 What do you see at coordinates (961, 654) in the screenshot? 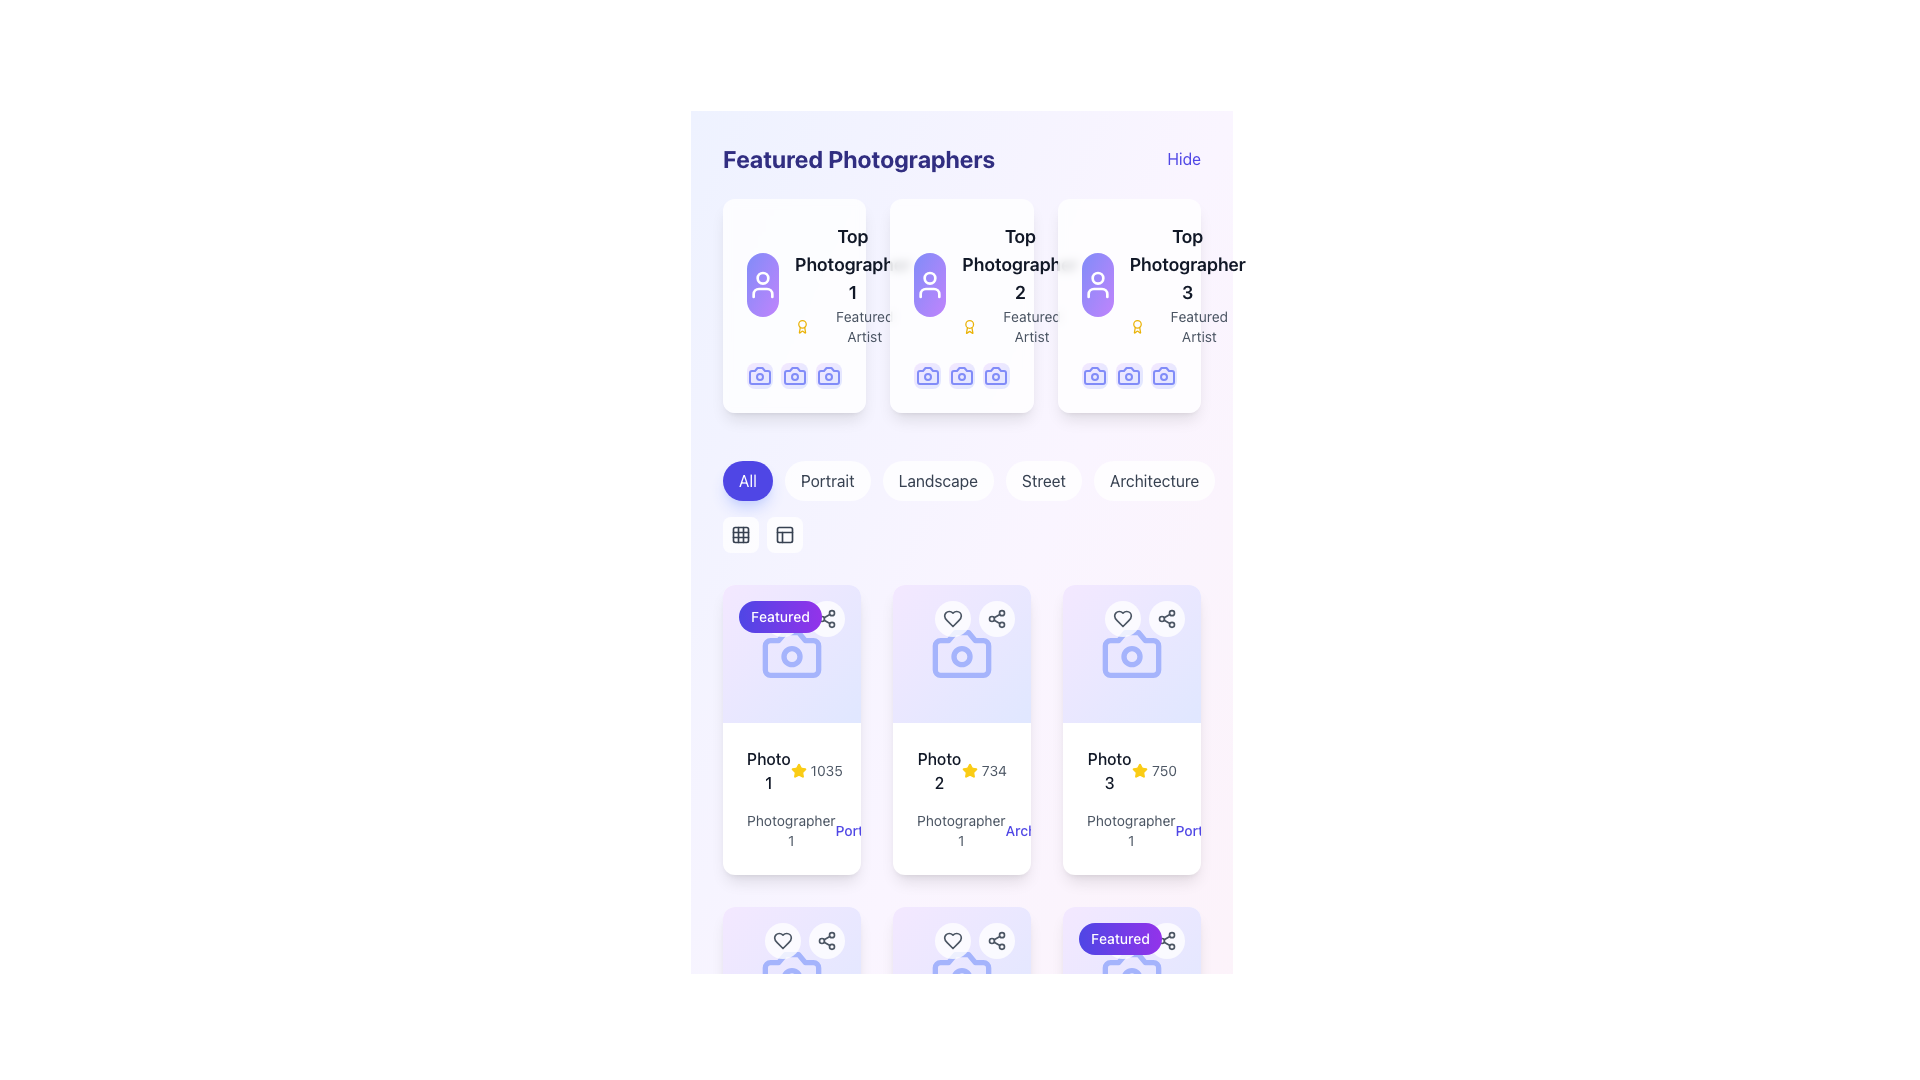
I see `the camera icon located in the second column of the lower section, below the filter categories, which resembles an old-fashioned camera with a lens at its center` at bounding box center [961, 654].